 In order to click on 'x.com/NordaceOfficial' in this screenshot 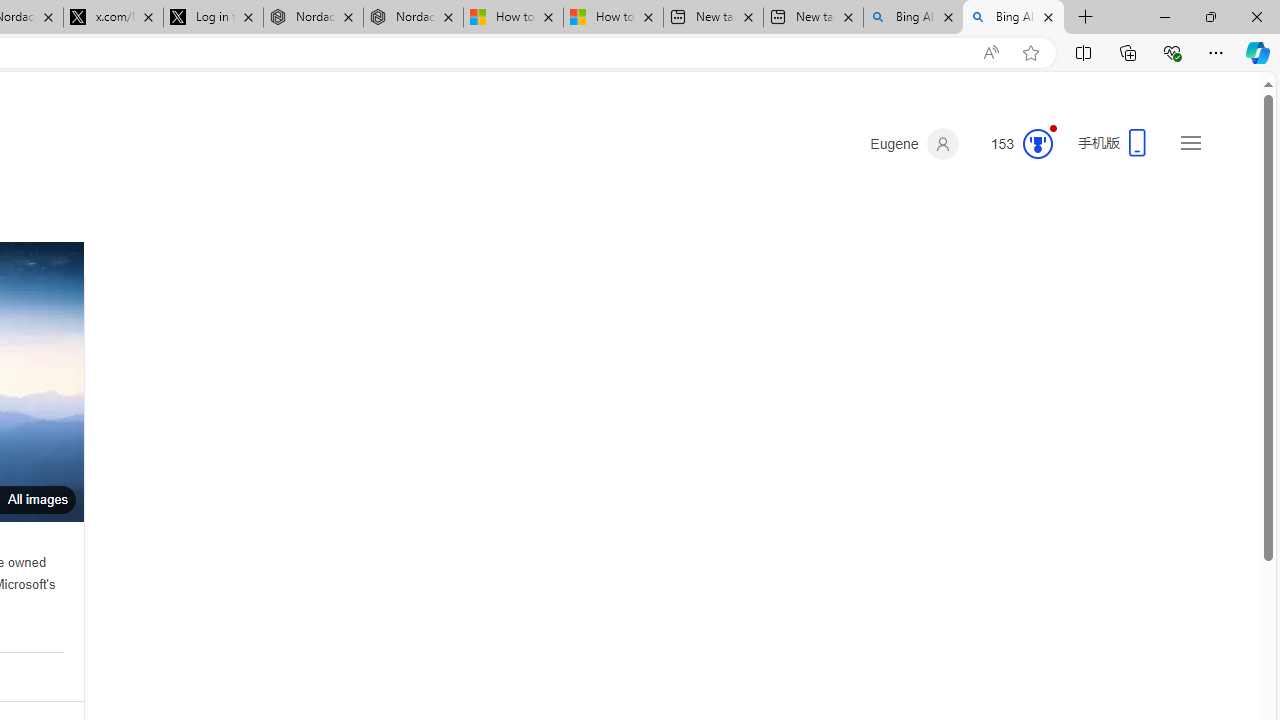, I will do `click(112, 17)`.